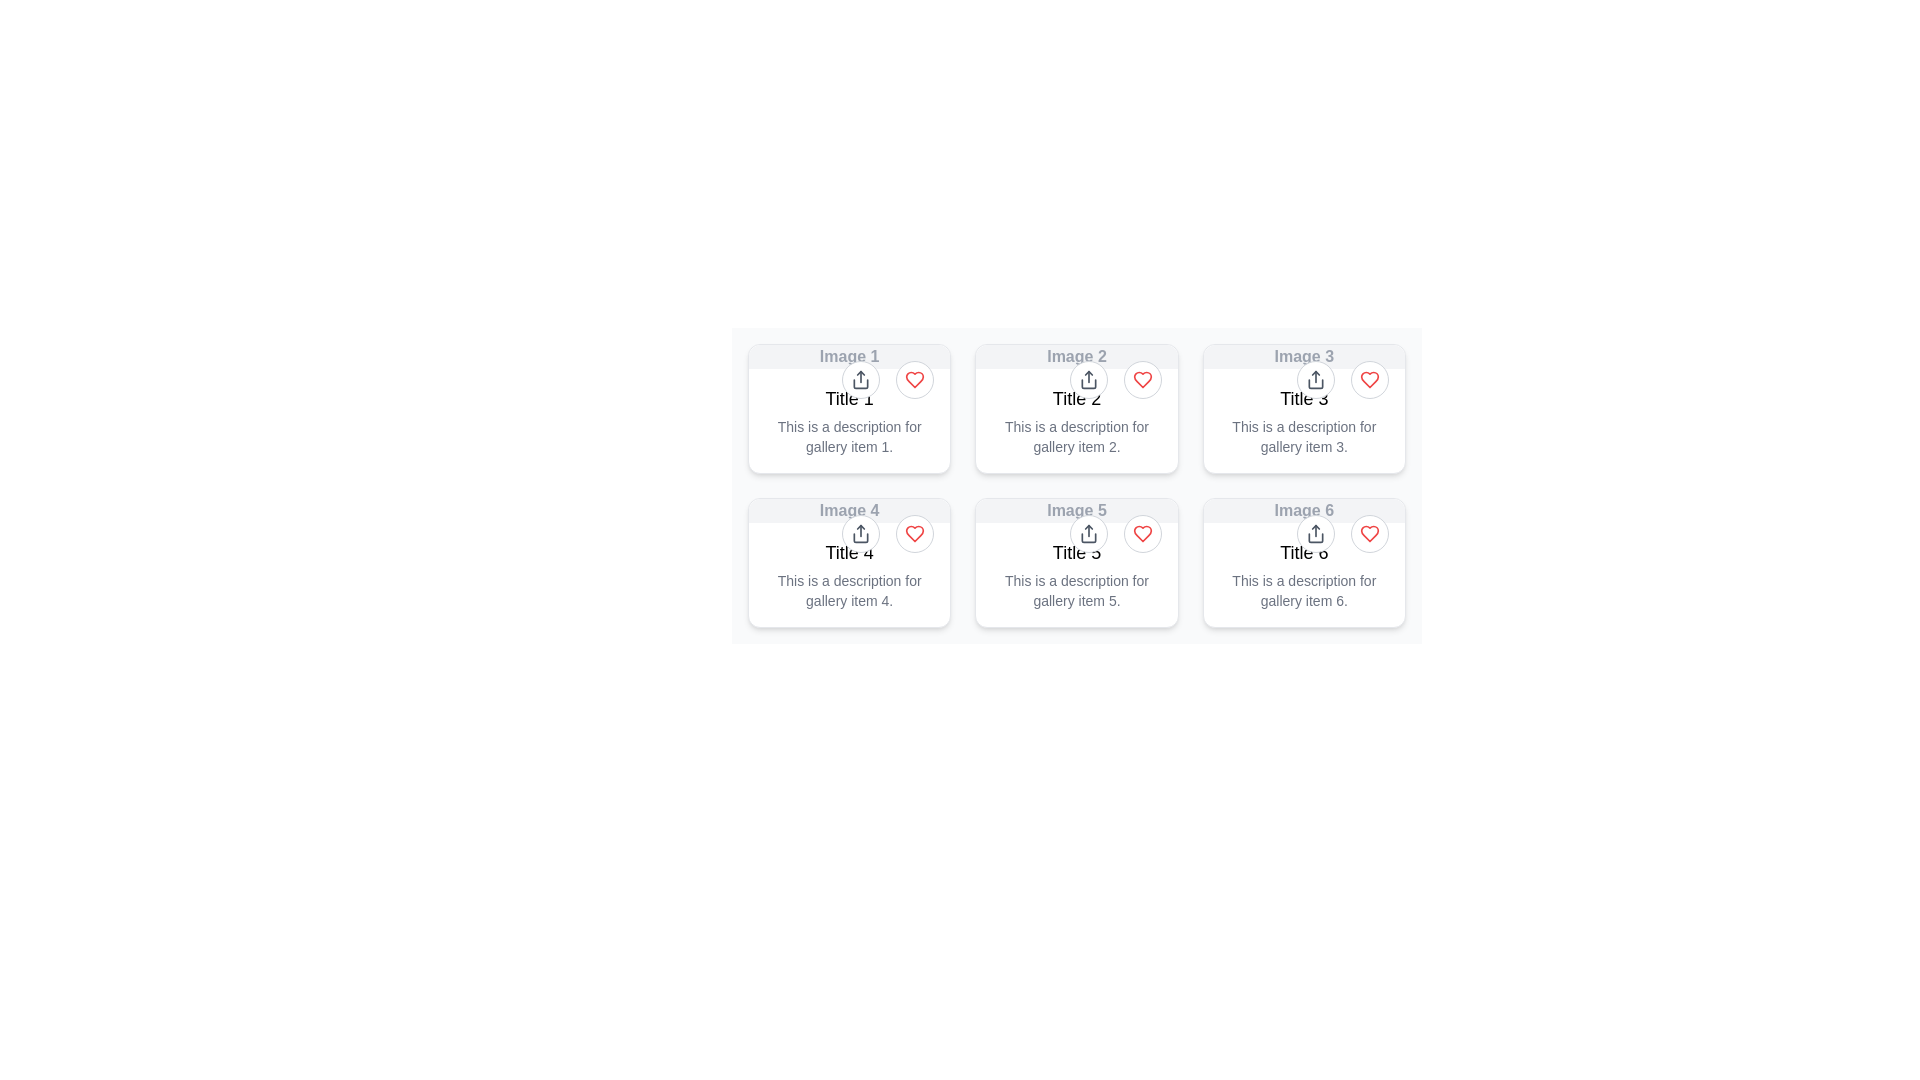 This screenshot has width=1920, height=1080. Describe the element at coordinates (861, 532) in the screenshot. I see `the share button located in the top-right corner of the card labeled 'Image 4' to share the item` at that location.